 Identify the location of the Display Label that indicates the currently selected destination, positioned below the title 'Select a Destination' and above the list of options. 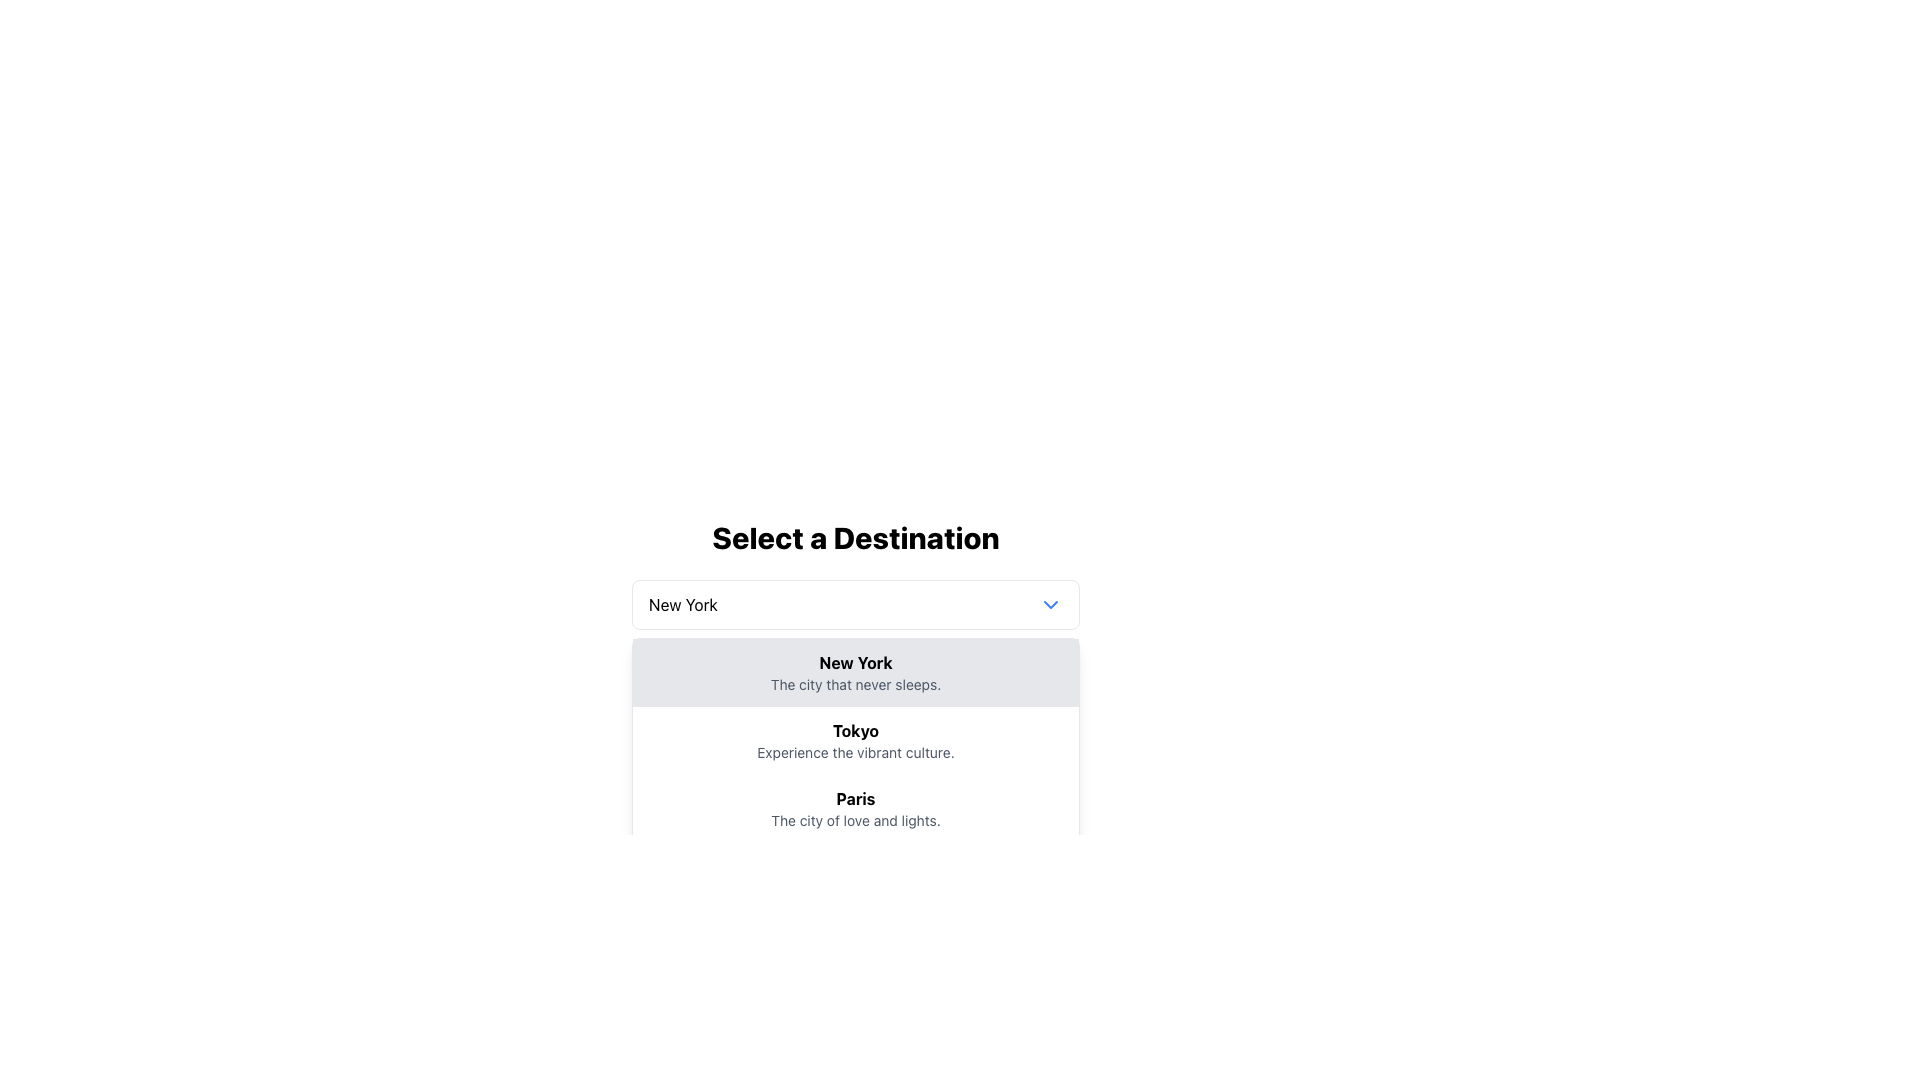
(855, 681).